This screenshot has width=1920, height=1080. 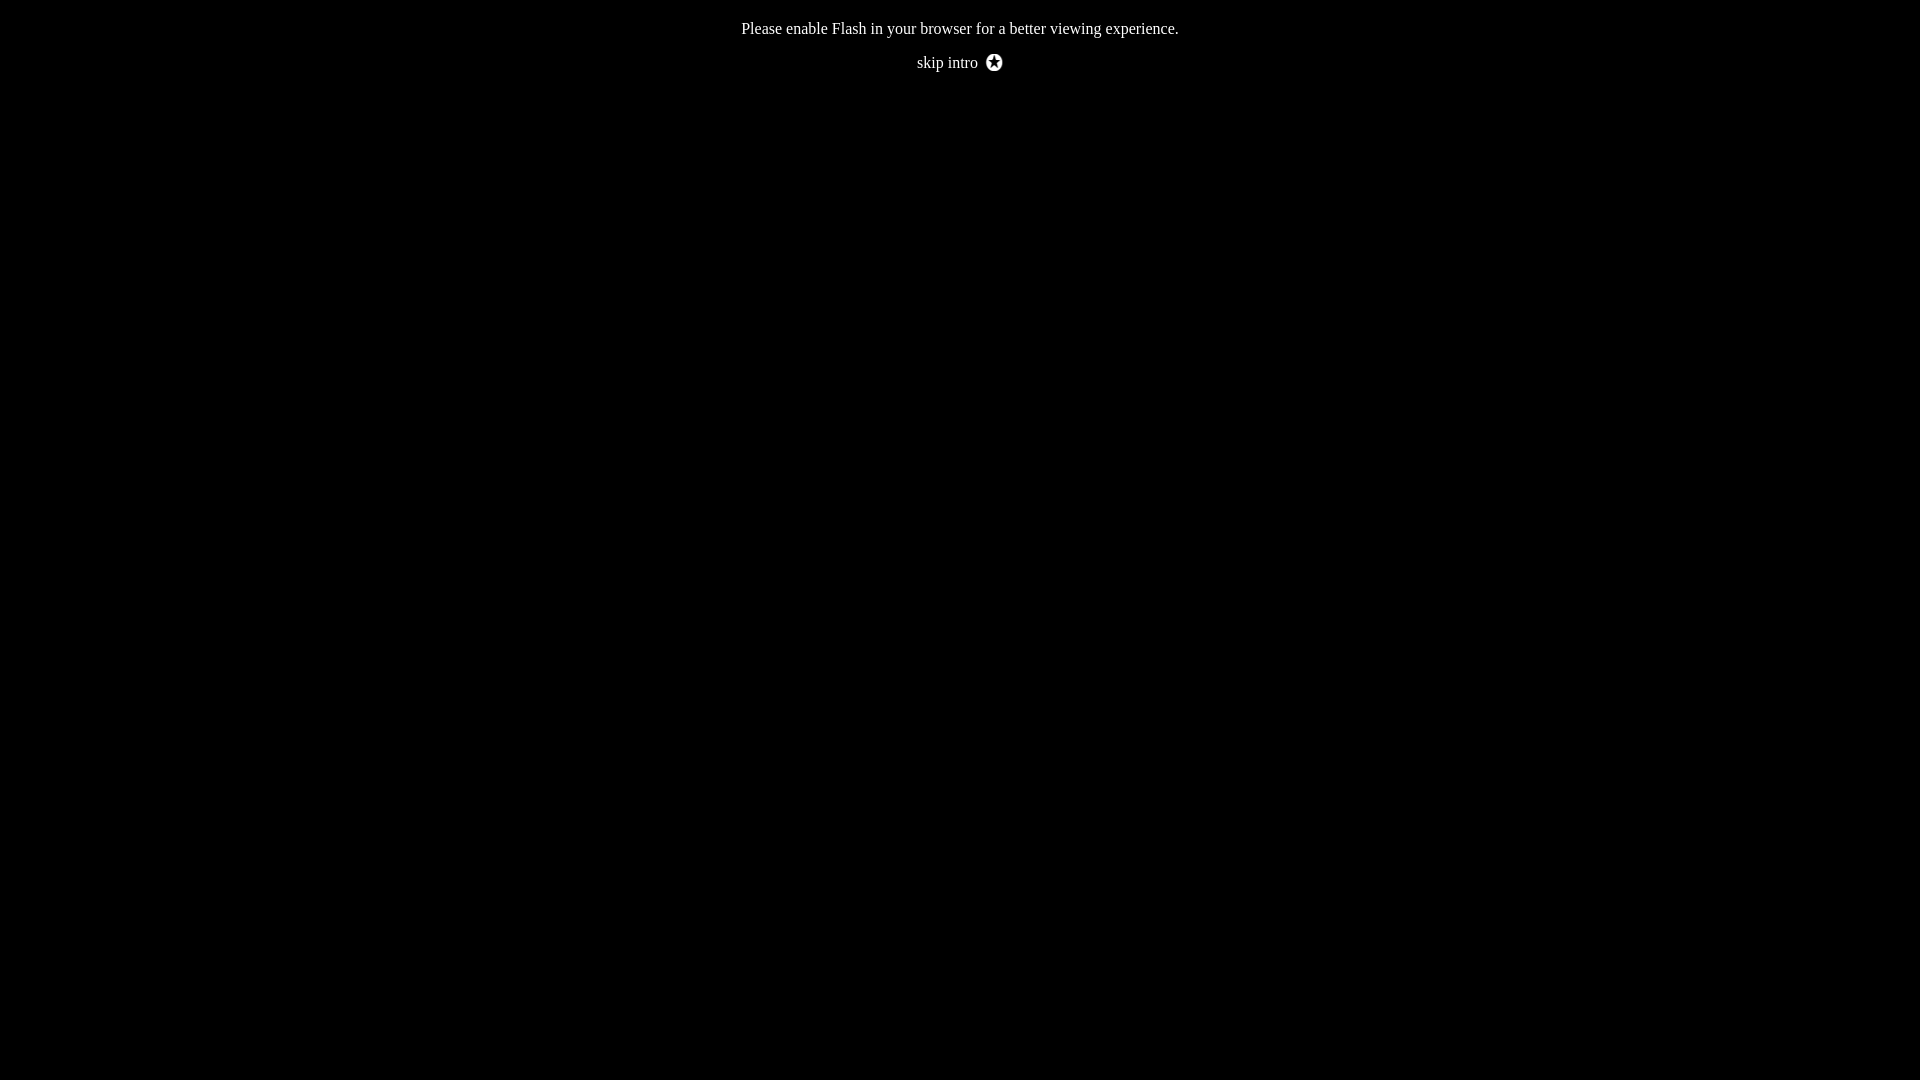 I want to click on 'skip intro', so click(x=960, y=61).